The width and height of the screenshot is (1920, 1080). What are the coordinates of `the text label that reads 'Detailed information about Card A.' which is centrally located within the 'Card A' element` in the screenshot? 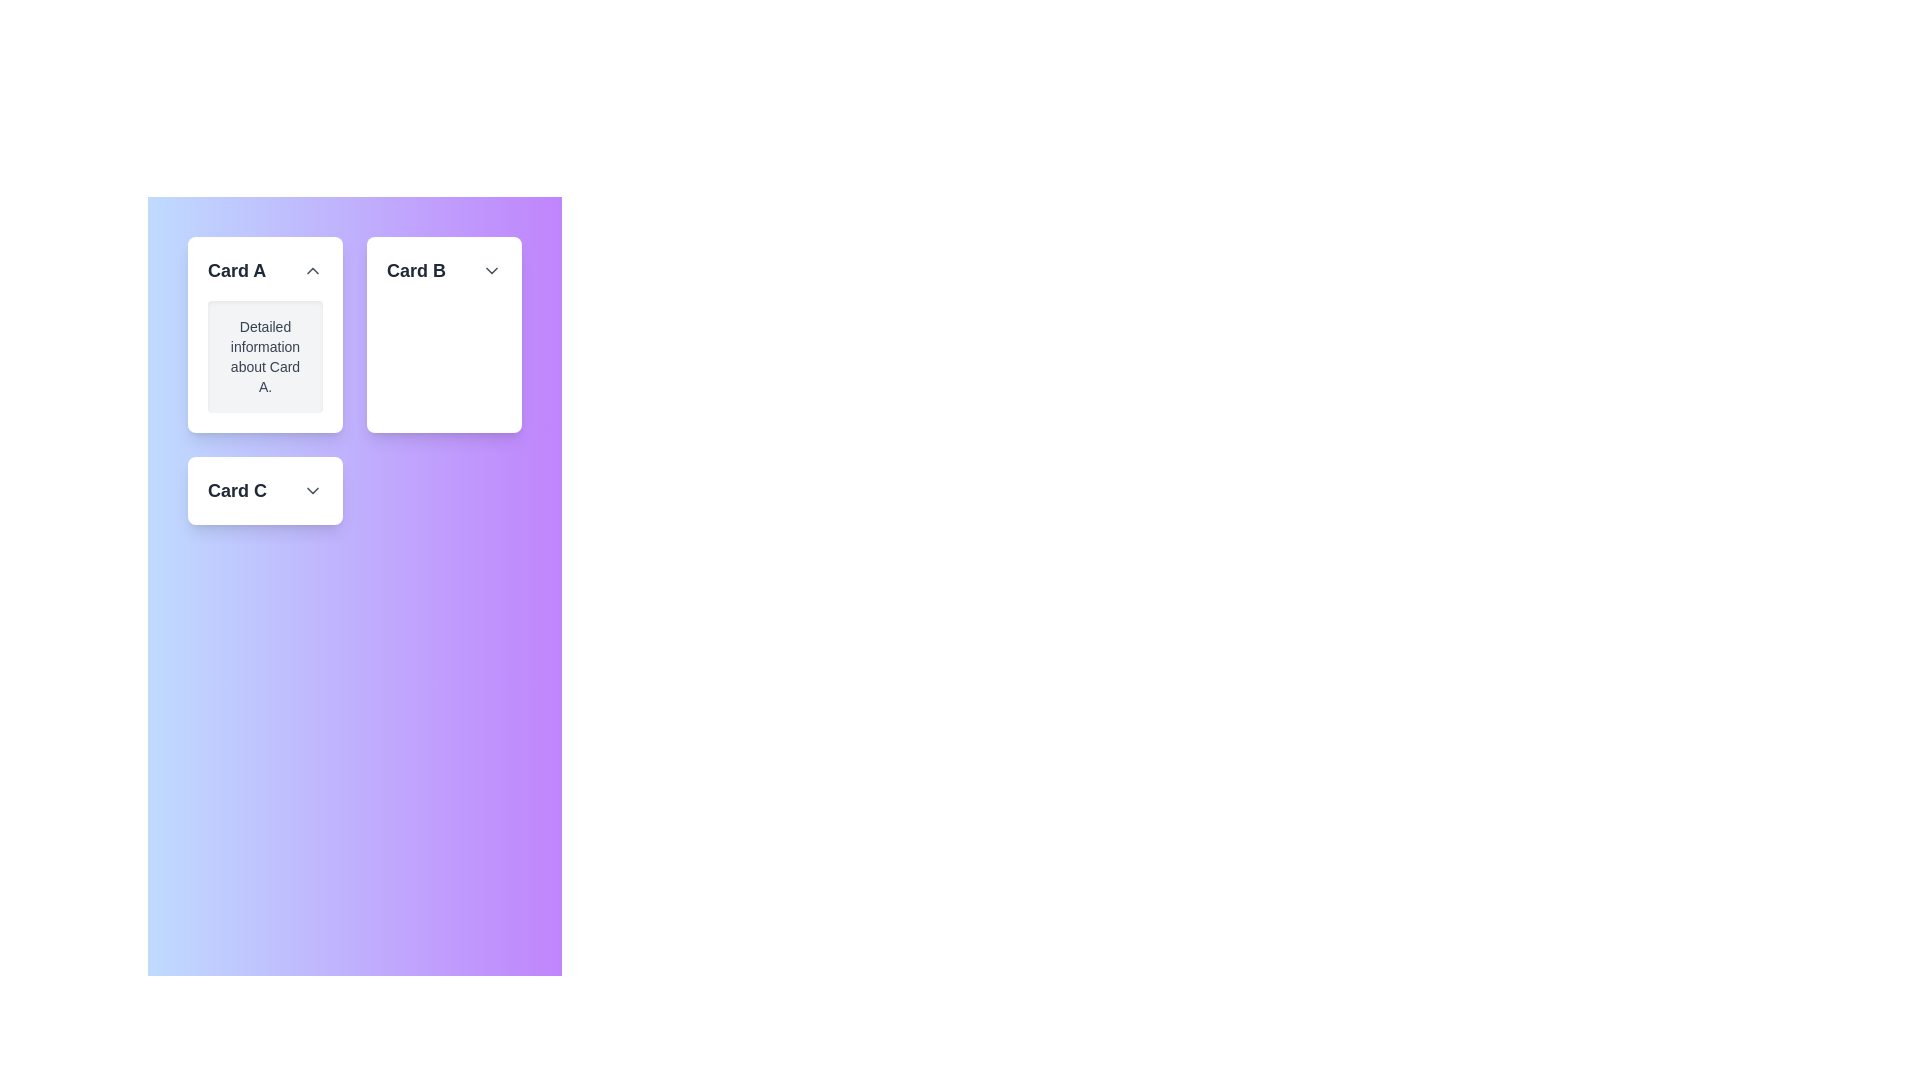 It's located at (264, 356).